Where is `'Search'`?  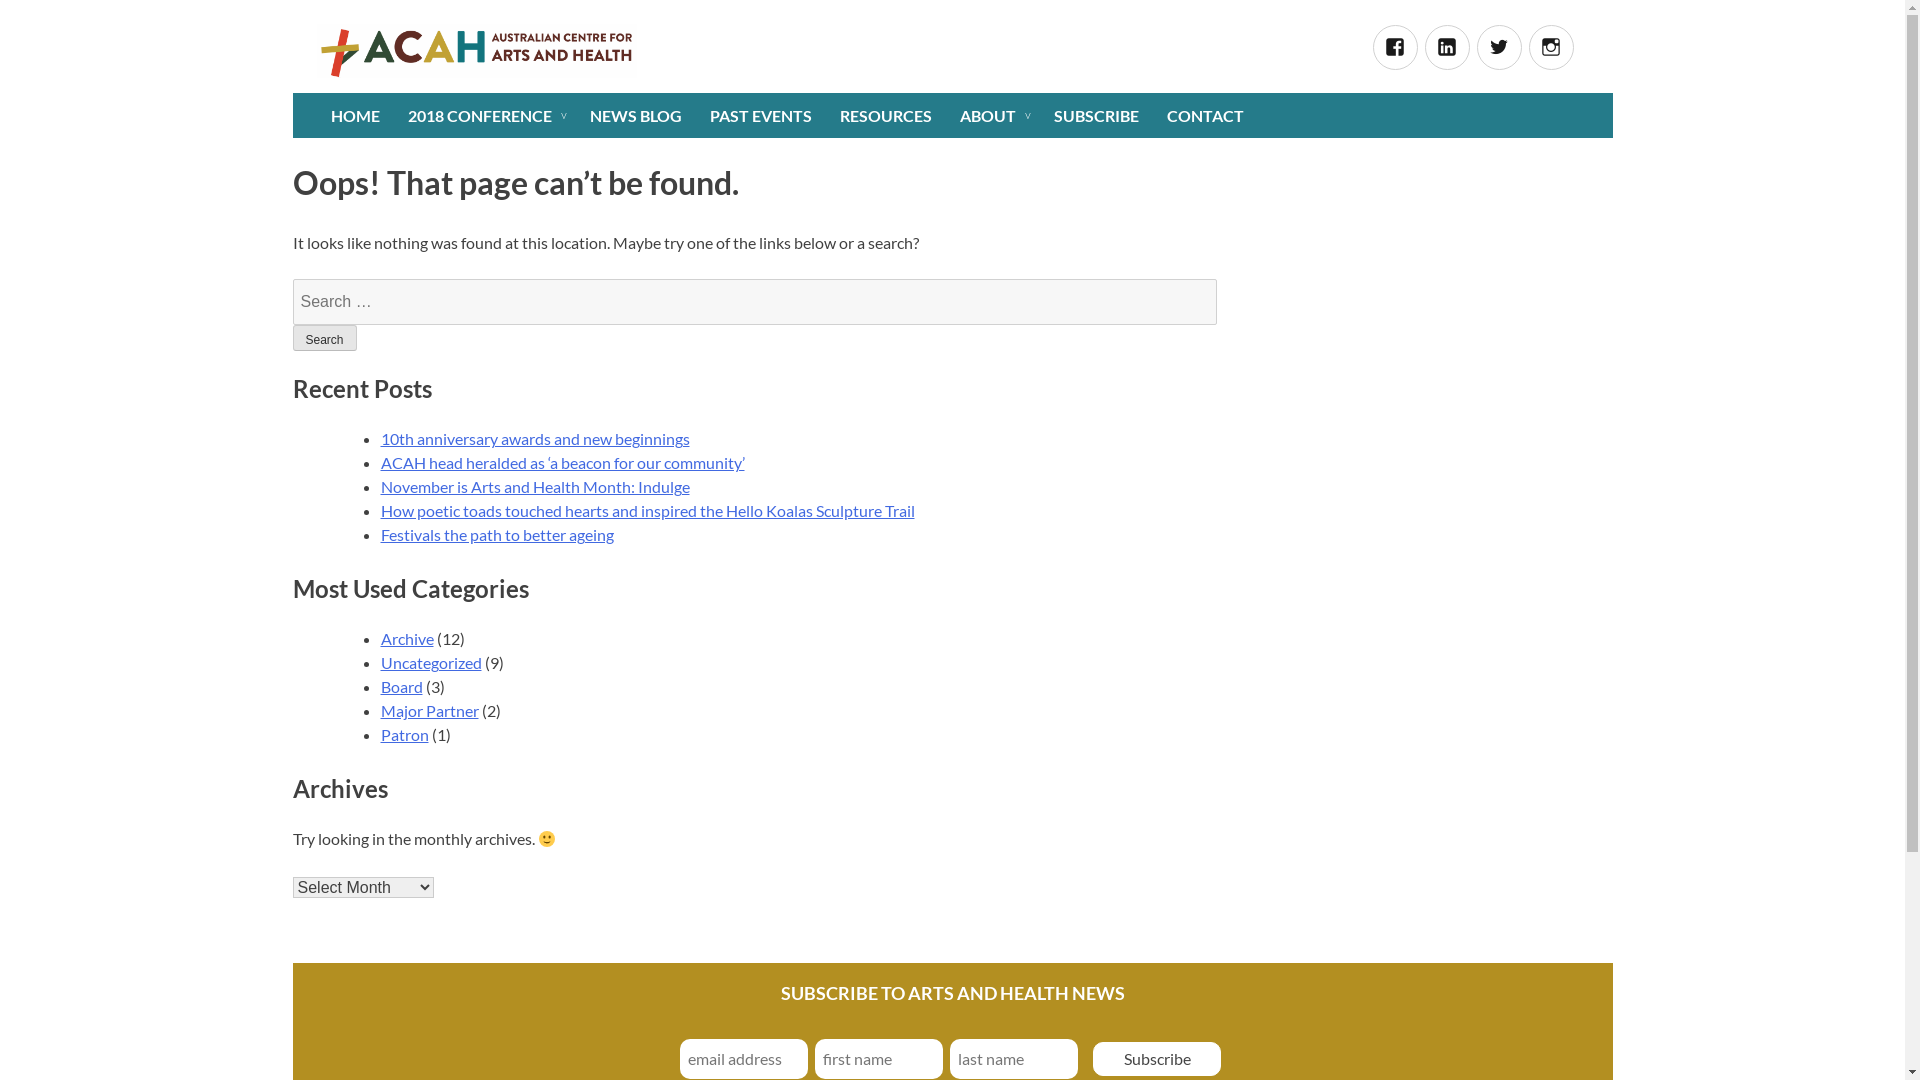 'Search' is located at coordinates (324, 337).